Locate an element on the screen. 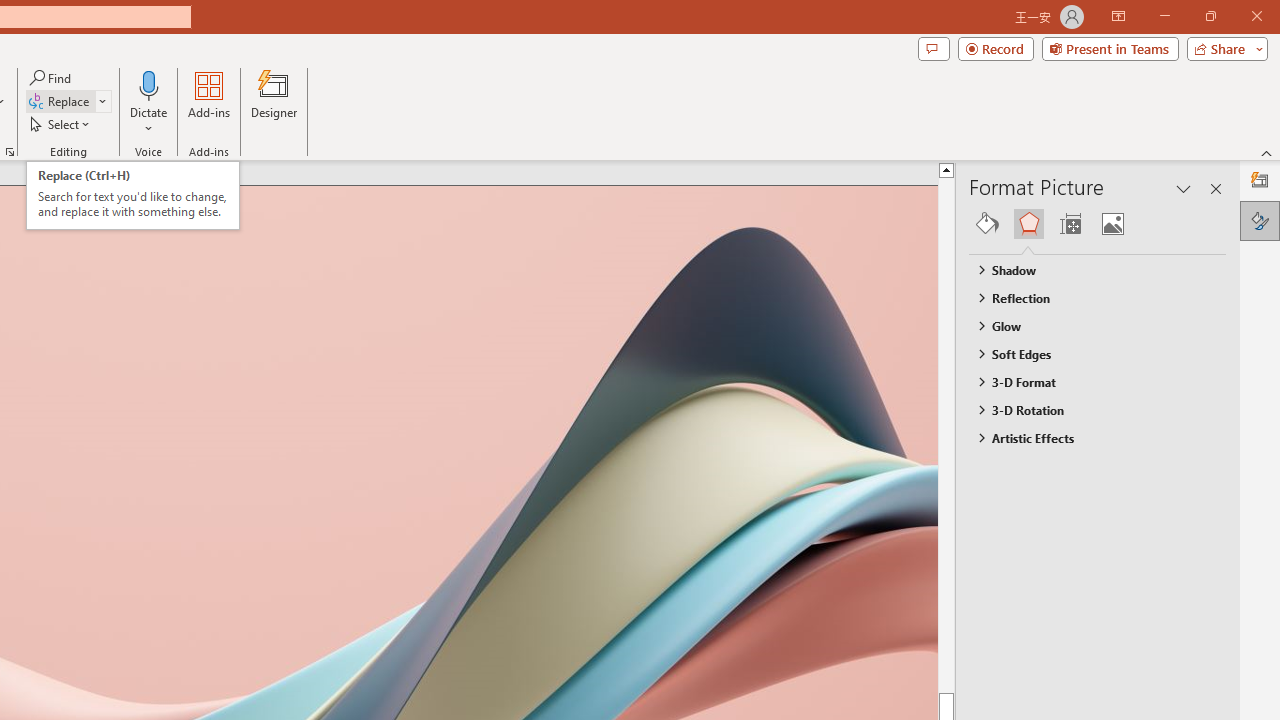  'Effects' is located at coordinates (1028, 223).